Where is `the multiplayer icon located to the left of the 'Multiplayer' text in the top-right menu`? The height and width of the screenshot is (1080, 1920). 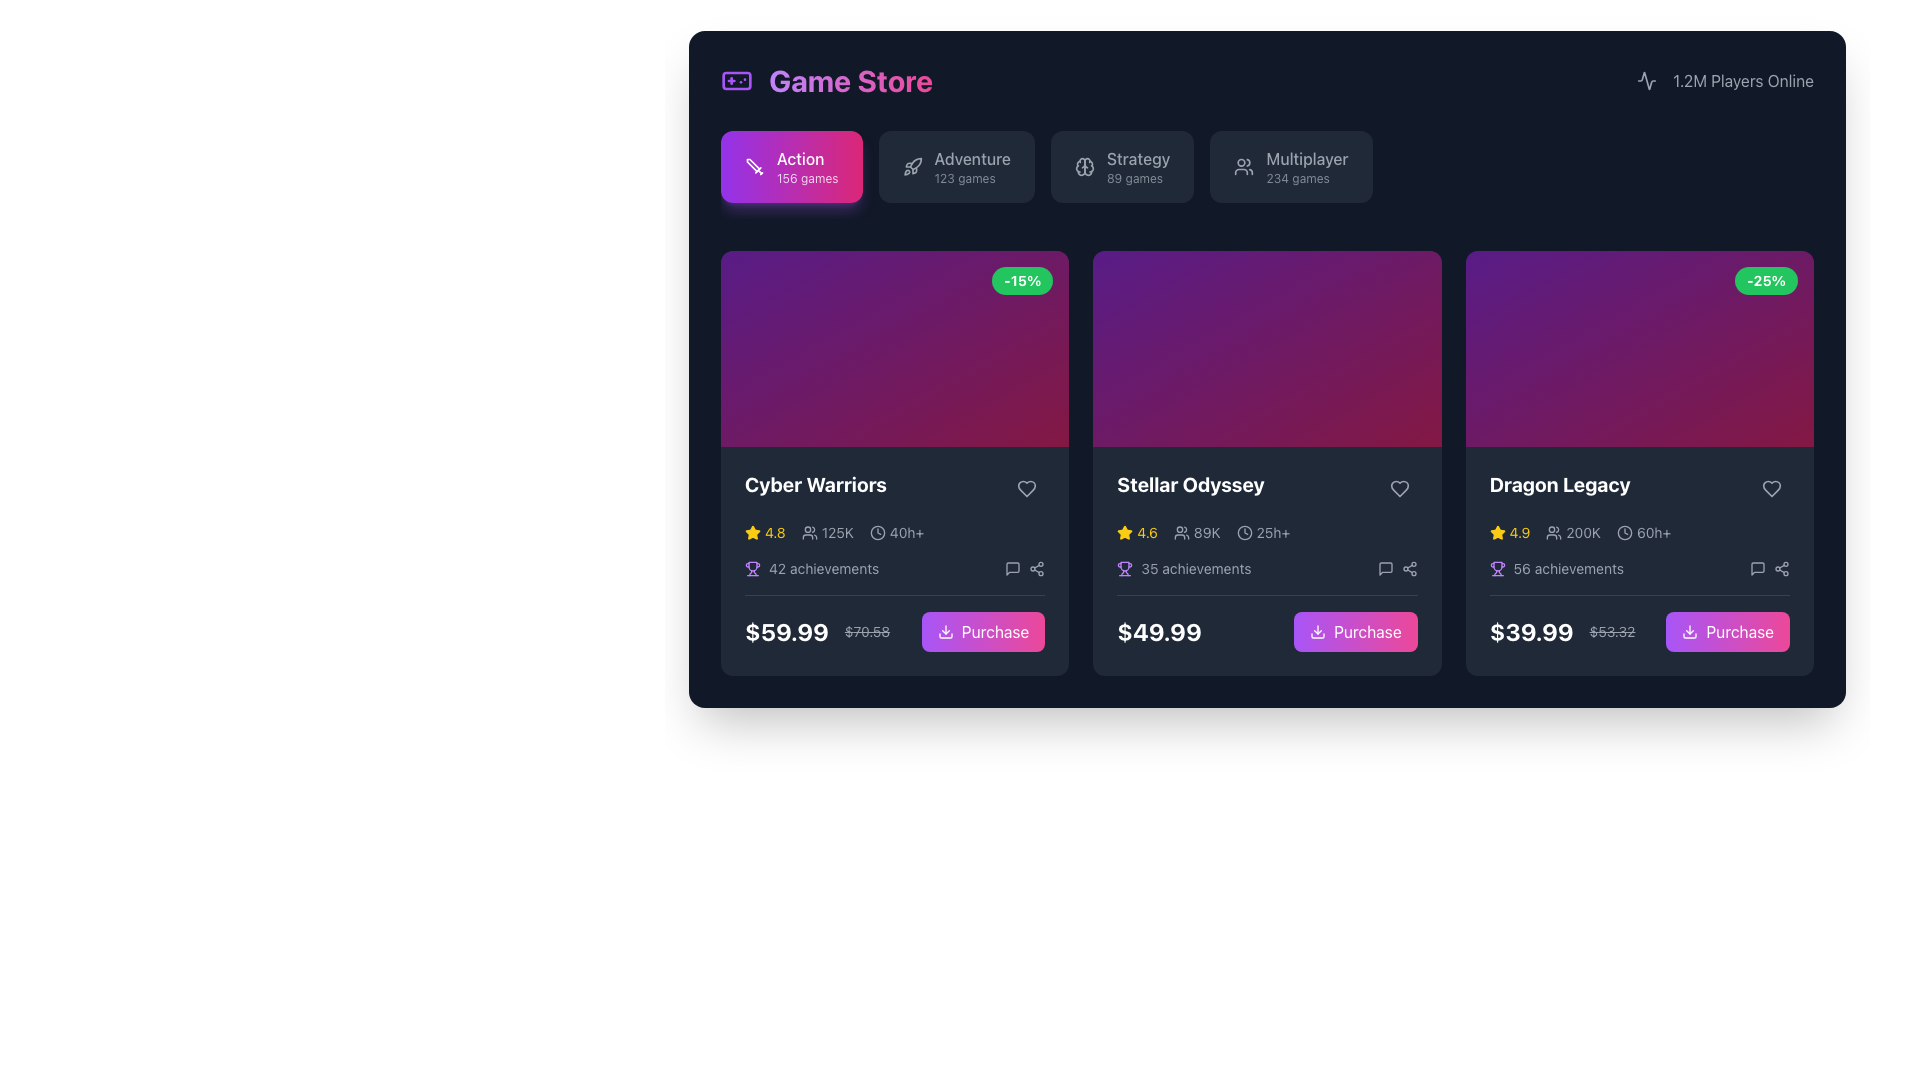 the multiplayer icon located to the left of the 'Multiplayer' text in the top-right menu is located at coordinates (1243, 165).